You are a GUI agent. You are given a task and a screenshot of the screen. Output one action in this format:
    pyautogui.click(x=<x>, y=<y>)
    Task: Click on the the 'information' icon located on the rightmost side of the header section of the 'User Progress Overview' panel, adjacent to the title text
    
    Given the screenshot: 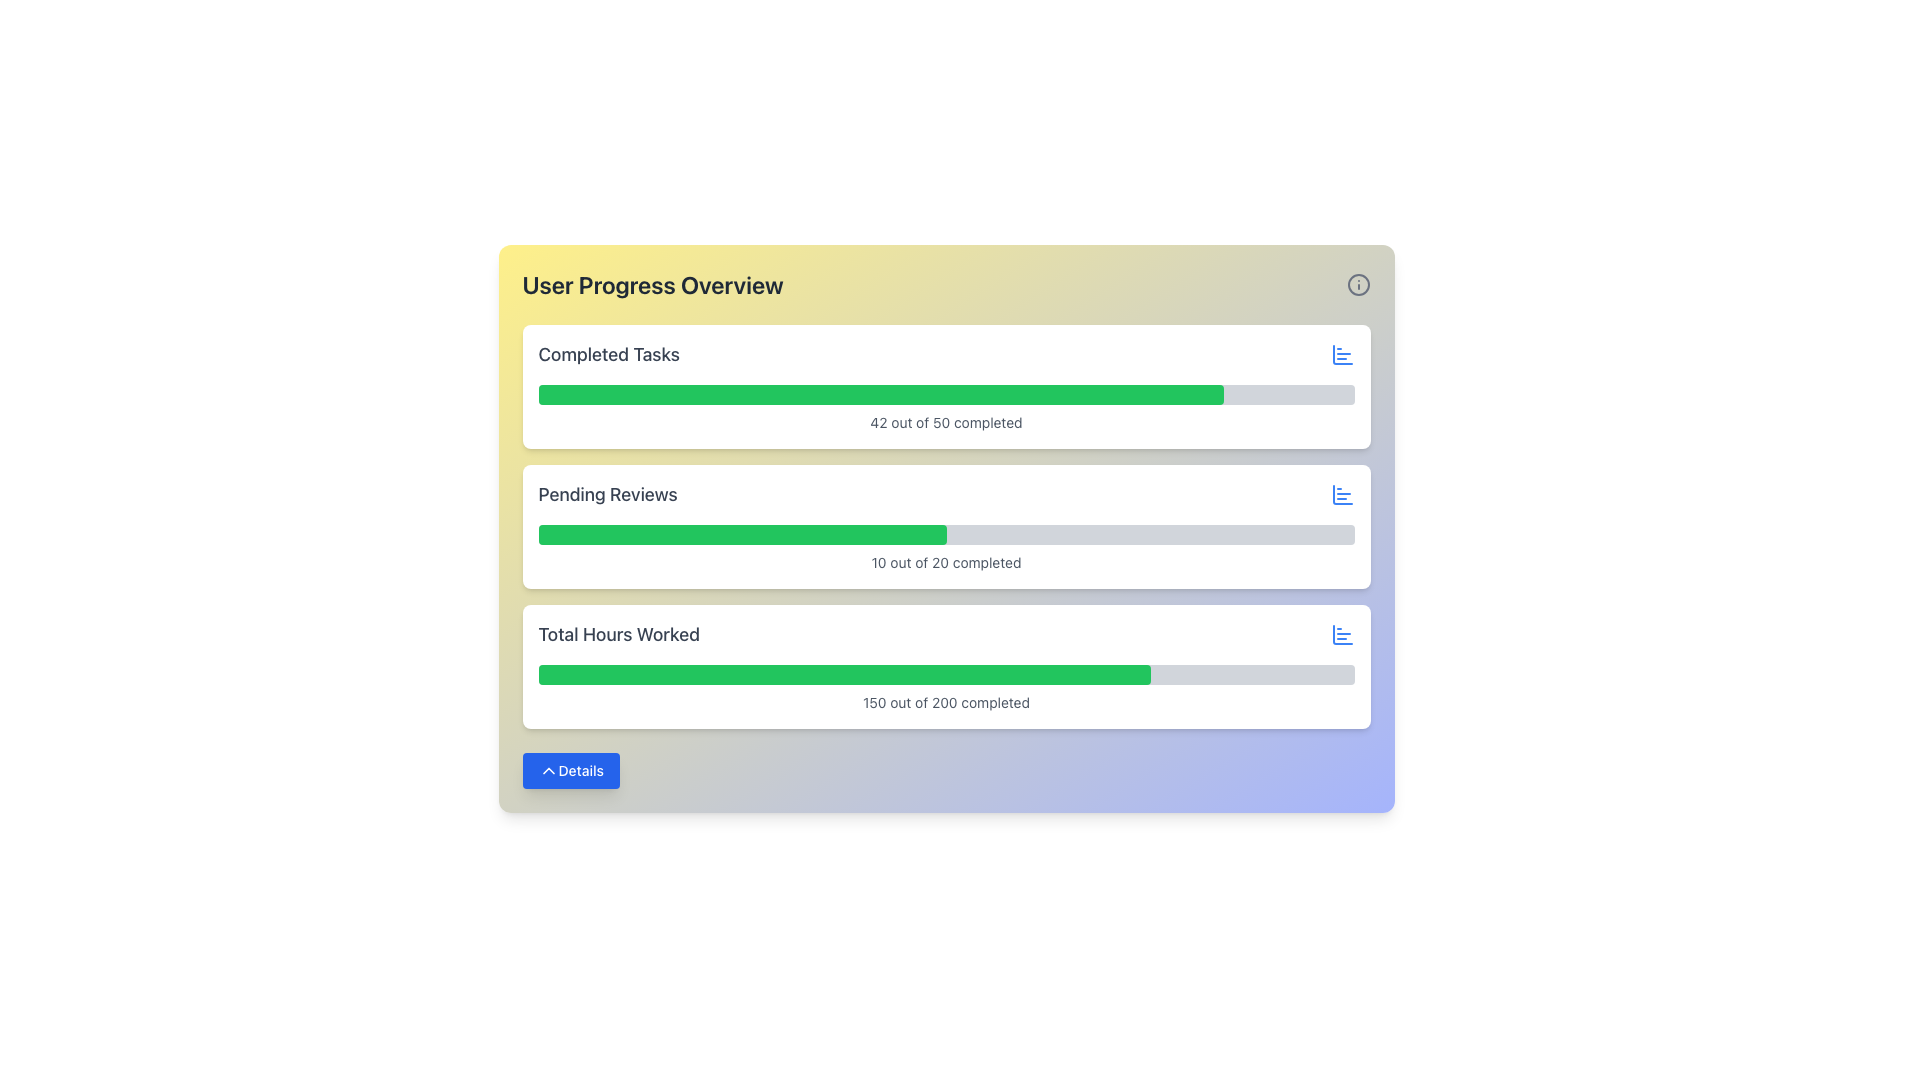 What is the action you would take?
    pyautogui.click(x=1358, y=285)
    